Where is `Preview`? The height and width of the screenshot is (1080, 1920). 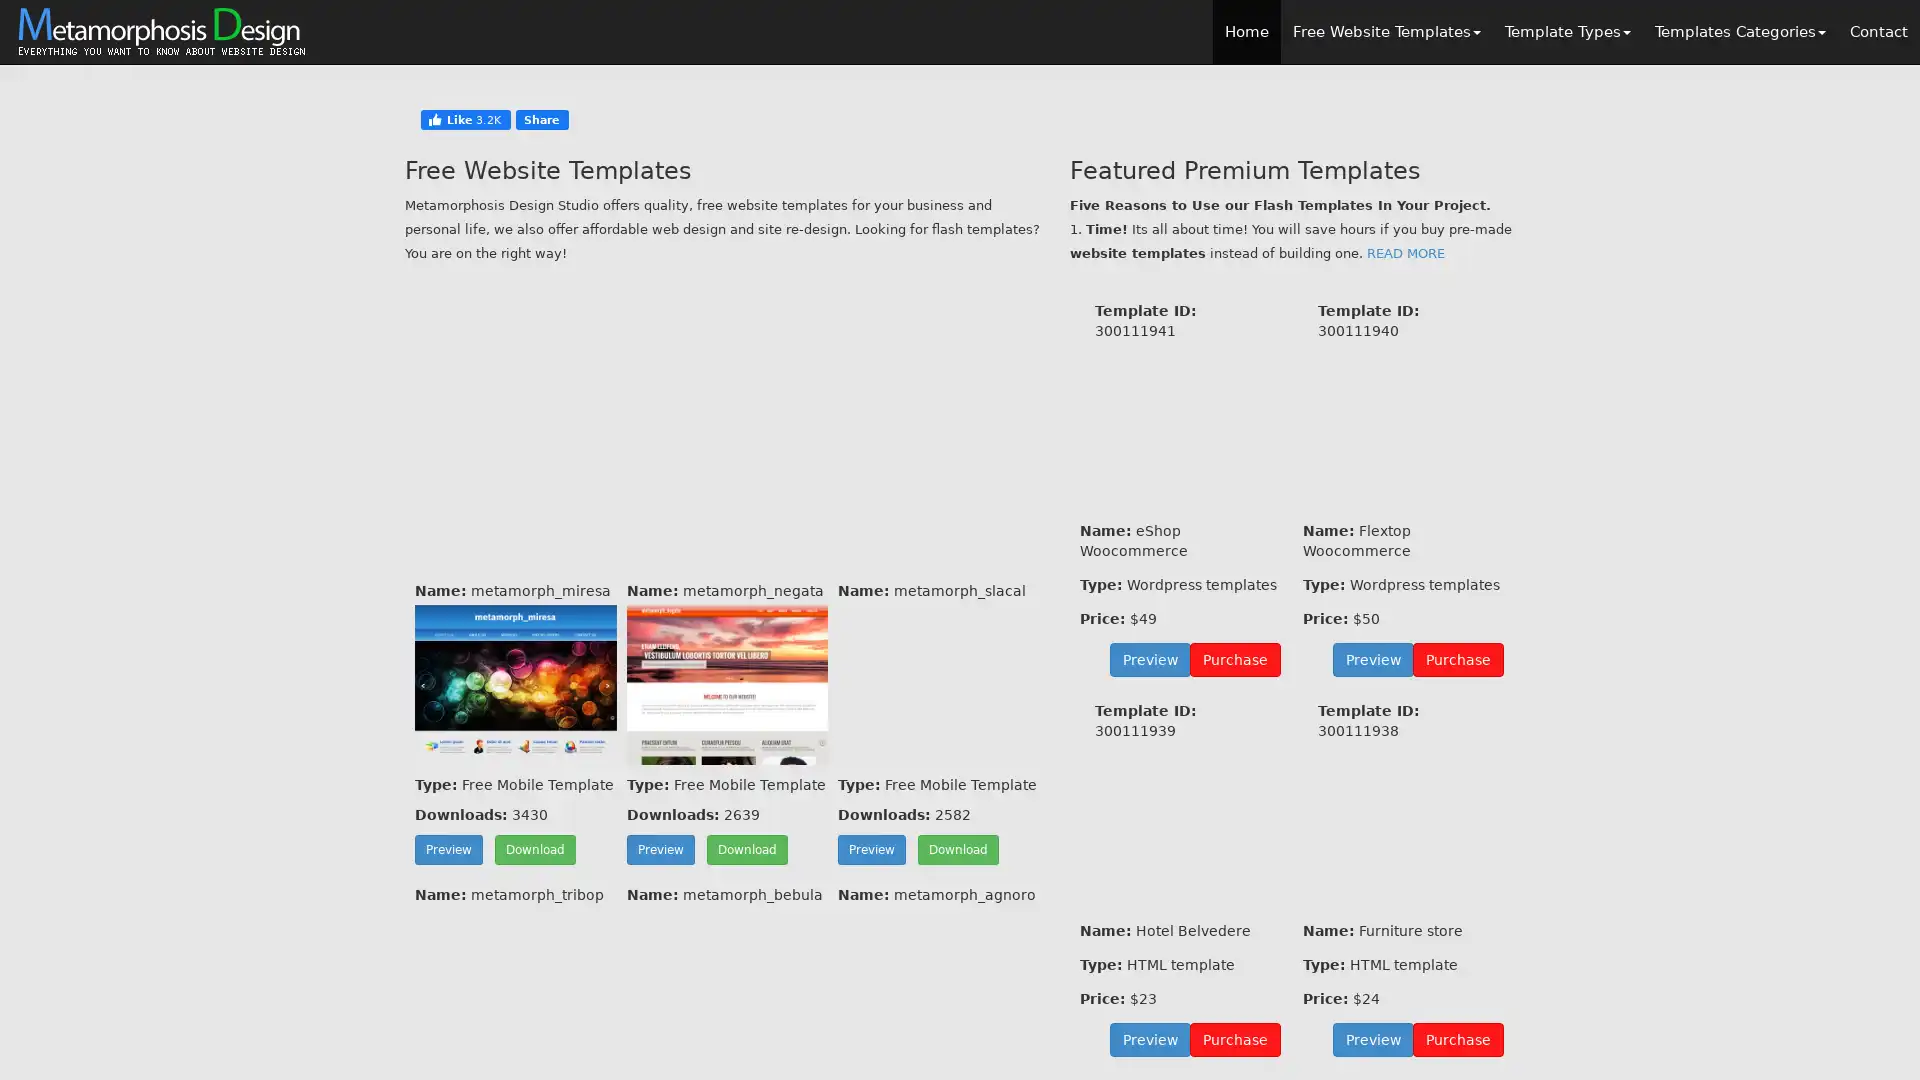 Preview is located at coordinates (1150, 1039).